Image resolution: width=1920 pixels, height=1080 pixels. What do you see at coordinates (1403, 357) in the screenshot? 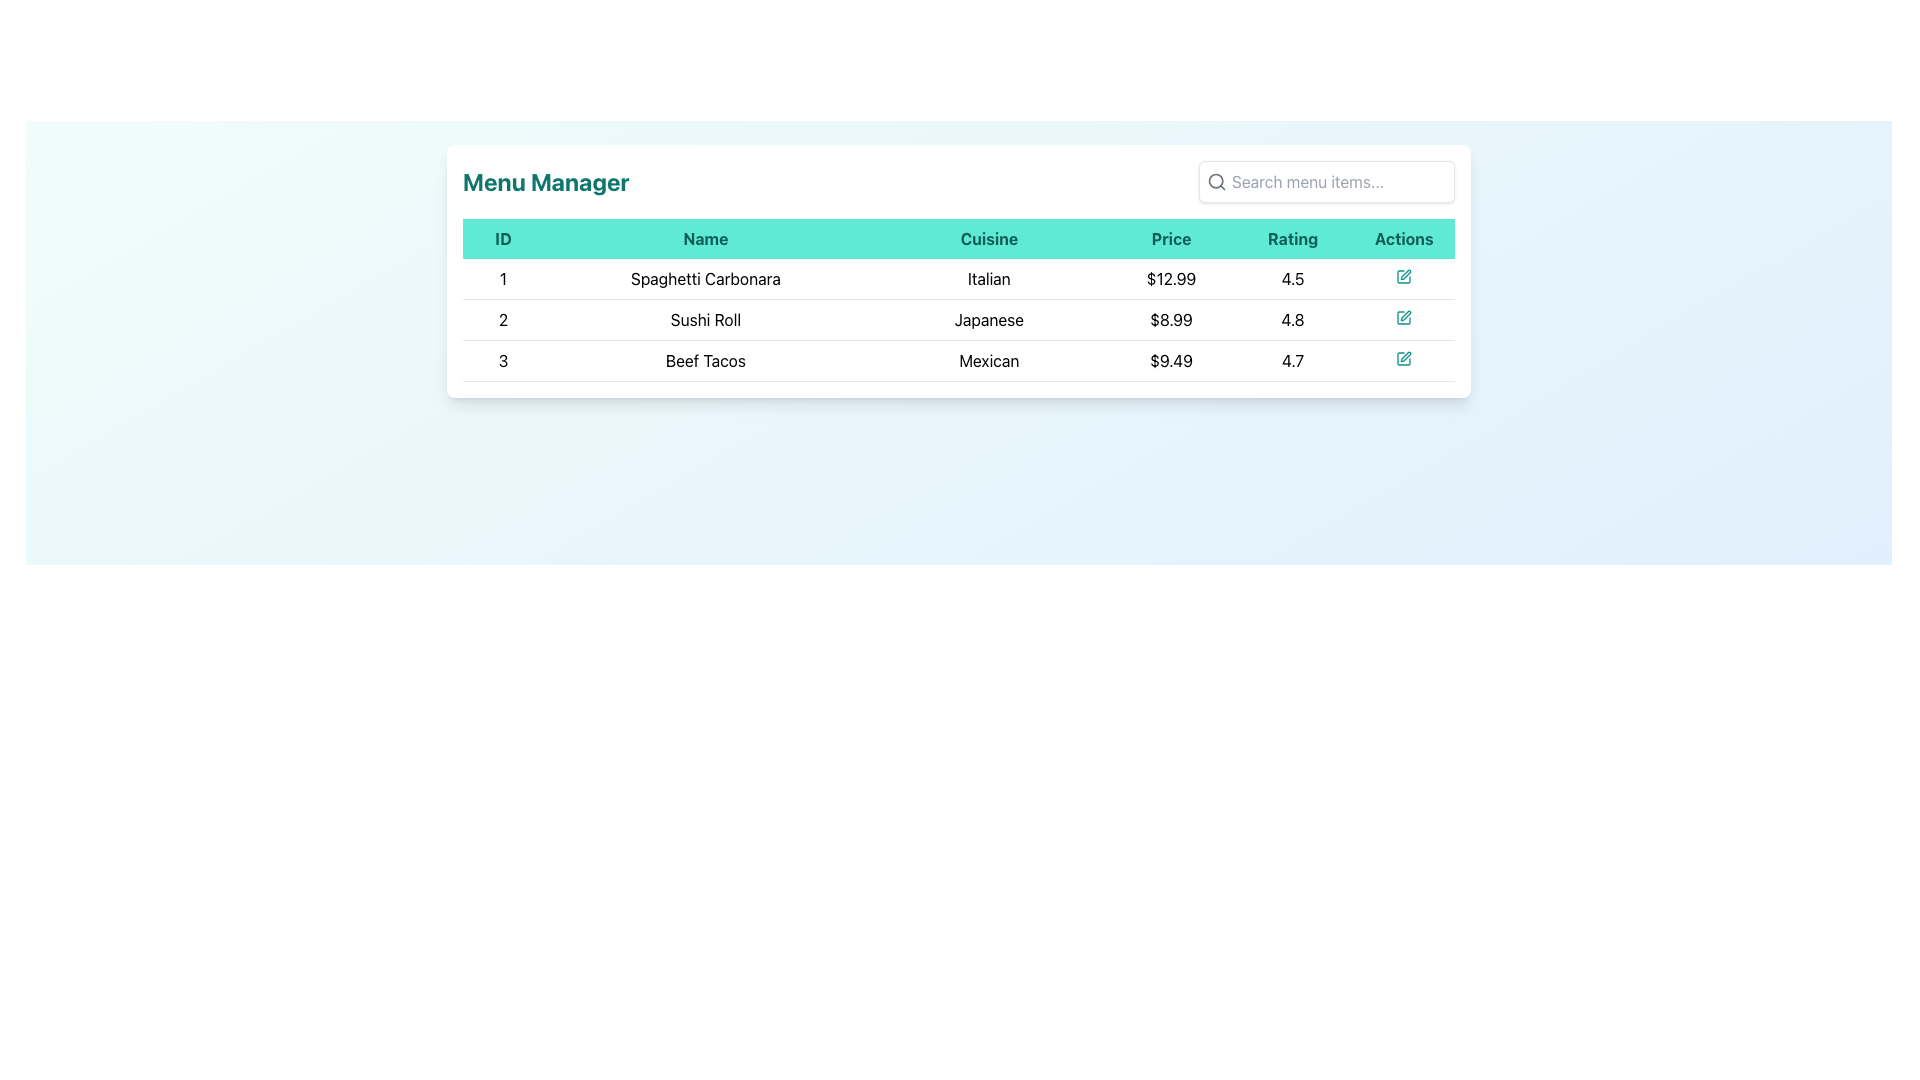
I see `the edit icon button located in the 'Actions' column of the third row of the table` at bounding box center [1403, 357].